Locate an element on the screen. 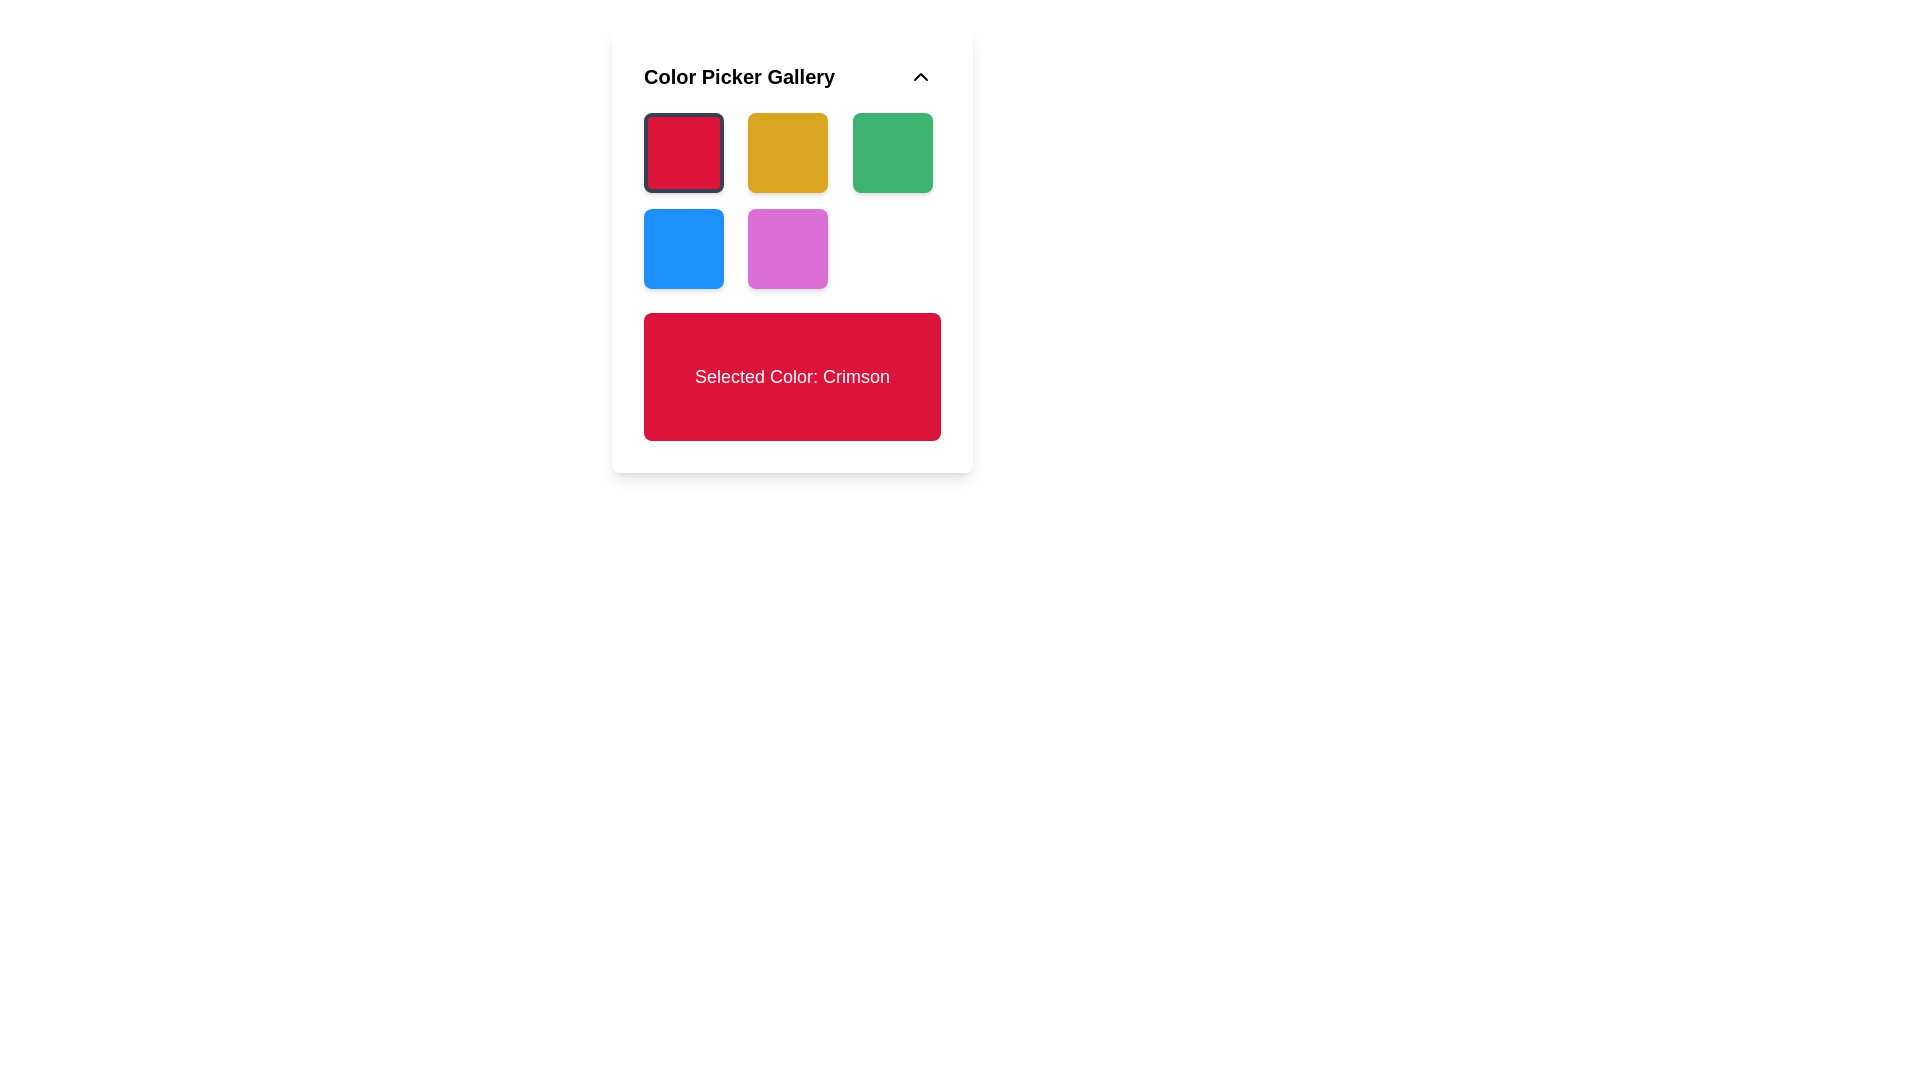  the upward-pointing chevron icon located in the top-right corner of the 'Color Picker Gallery' card is located at coordinates (920, 76).